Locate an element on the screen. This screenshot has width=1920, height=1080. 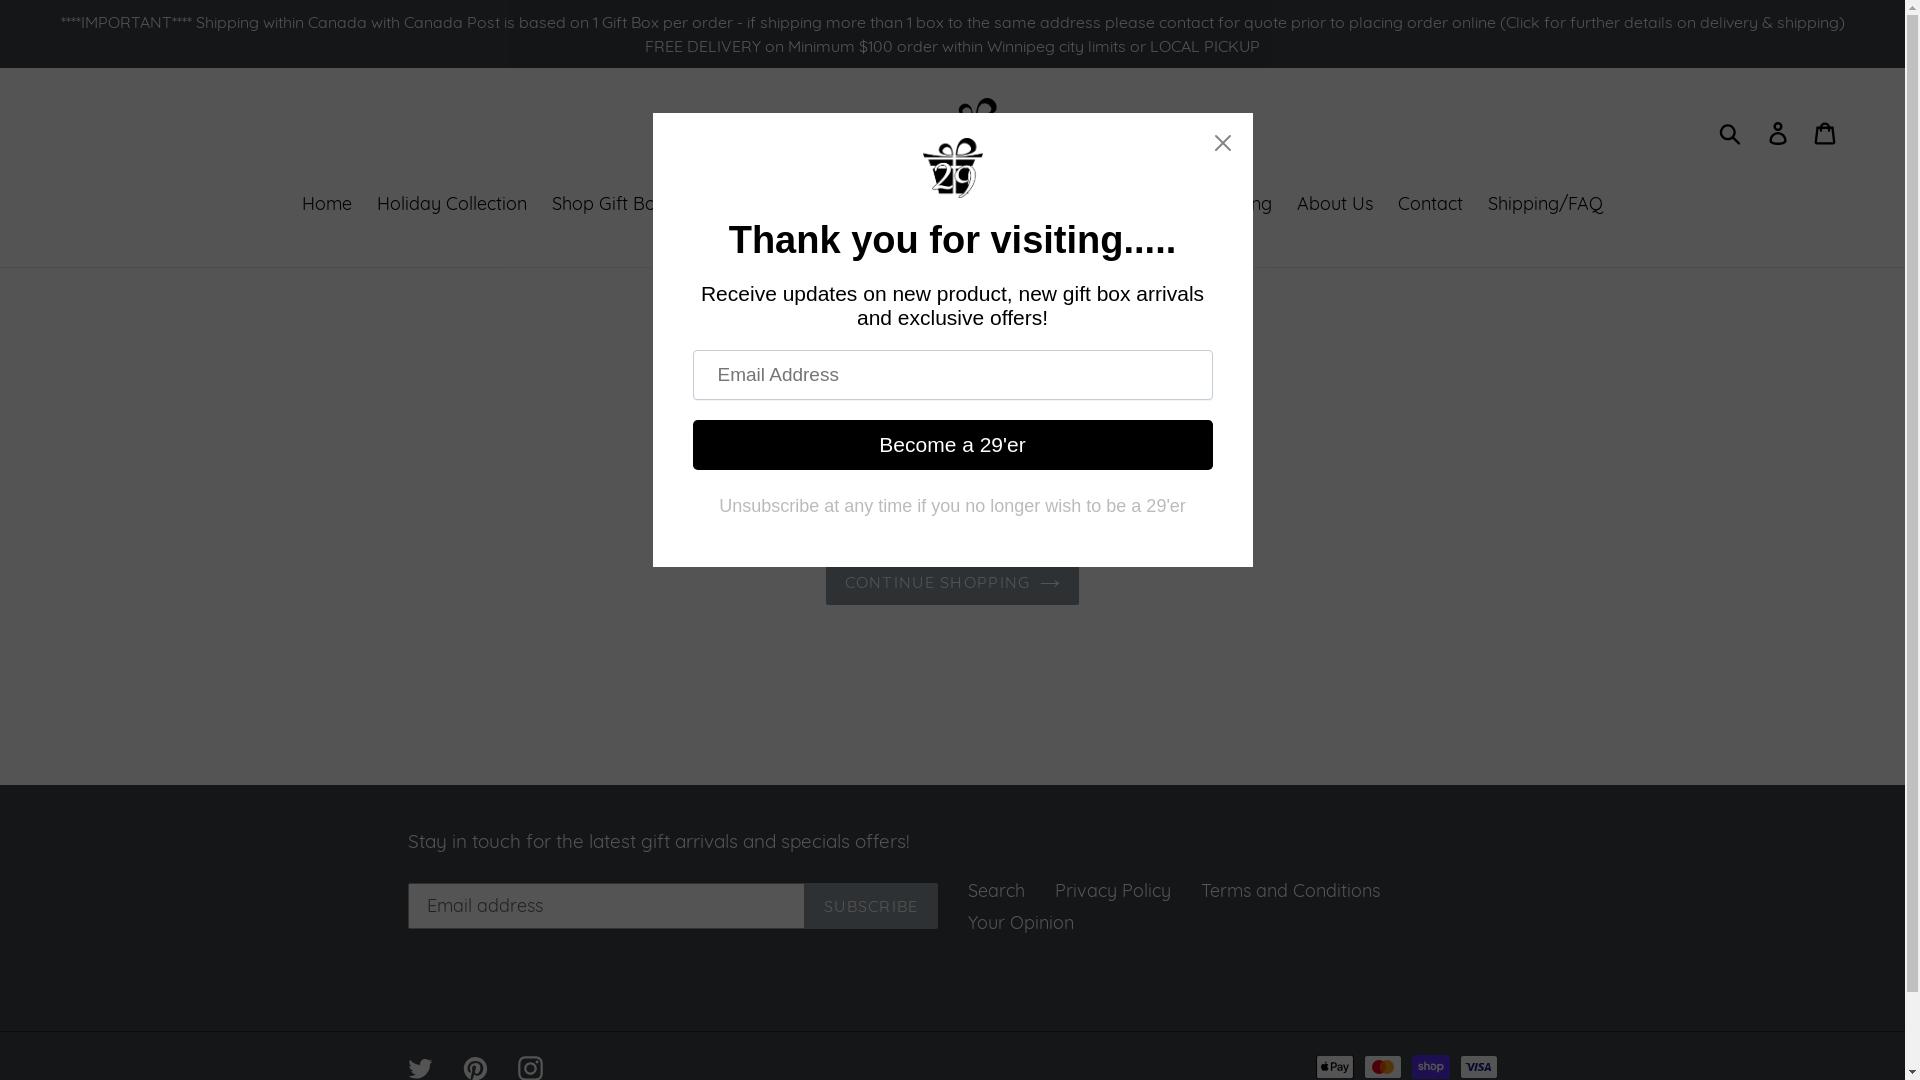
'Contact' is located at coordinates (1386, 204).